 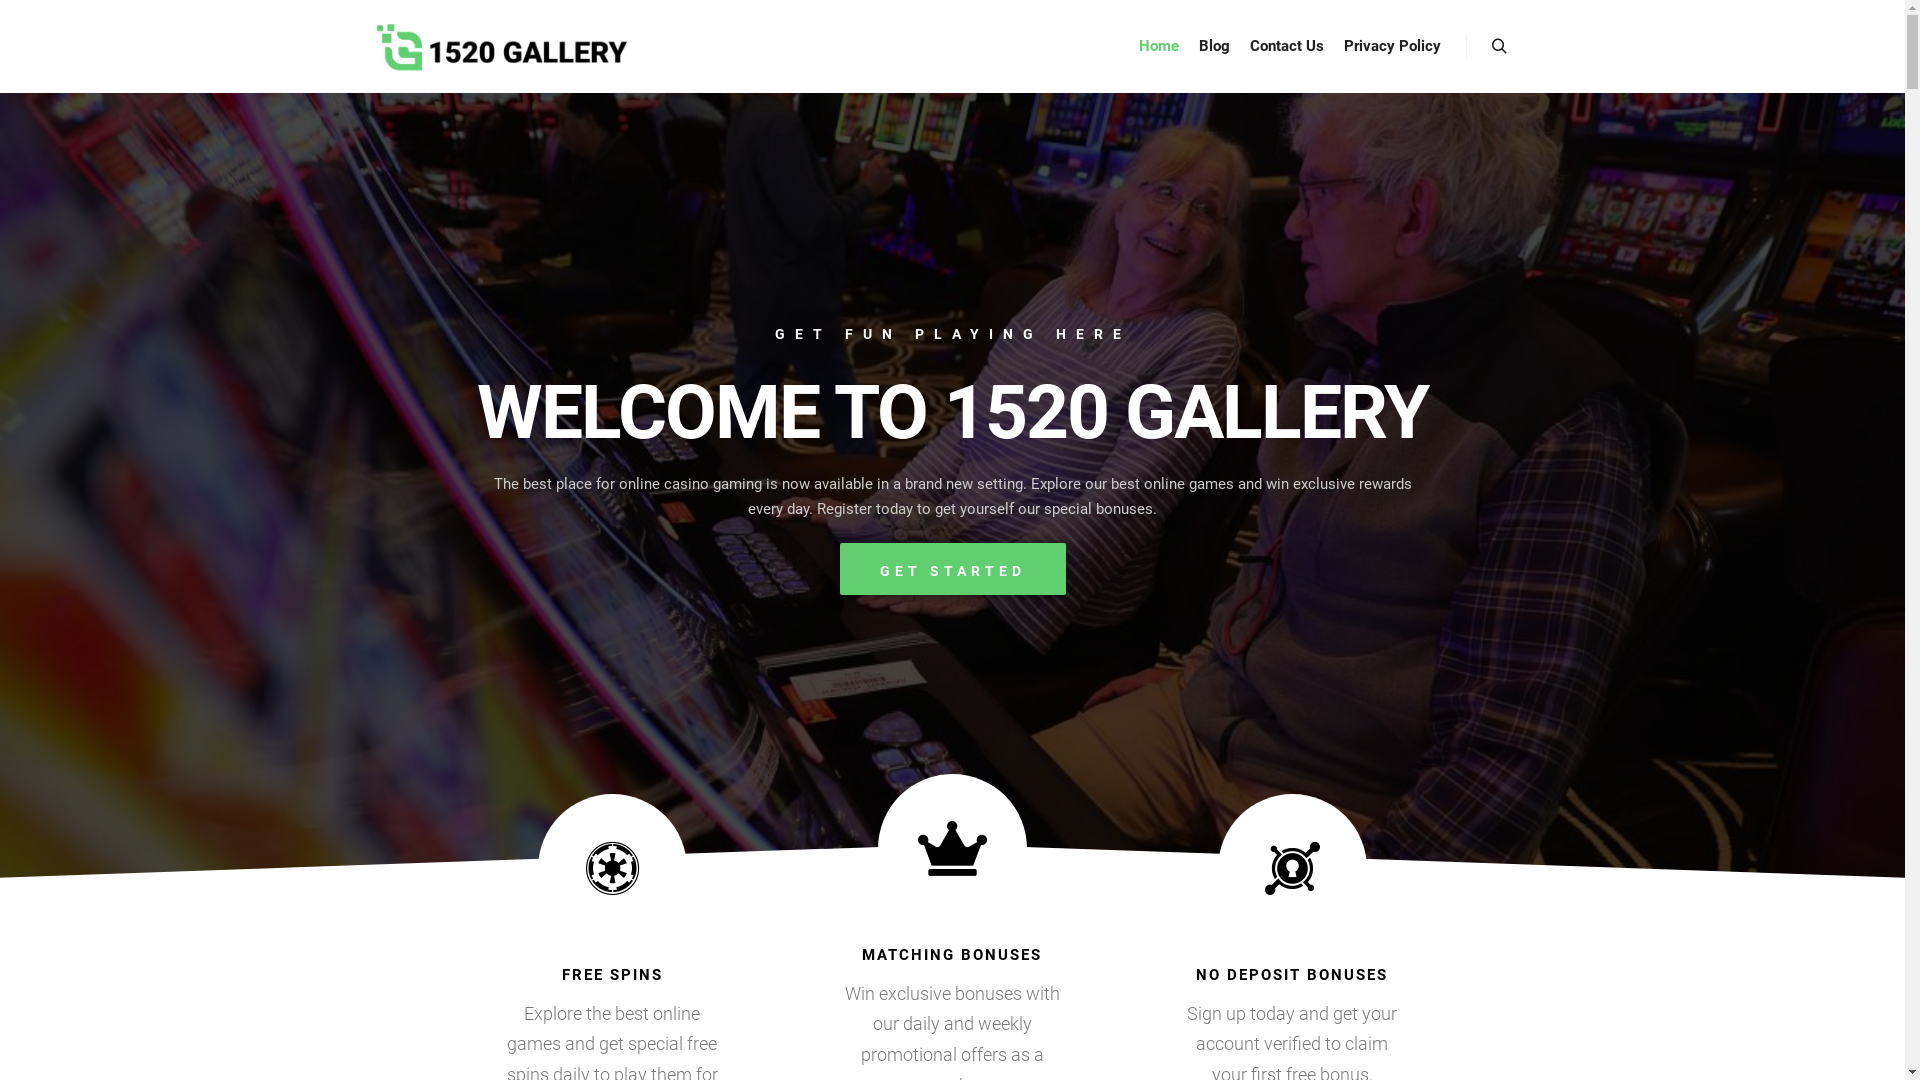 I want to click on 'Search', so click(x=1499, y=45).